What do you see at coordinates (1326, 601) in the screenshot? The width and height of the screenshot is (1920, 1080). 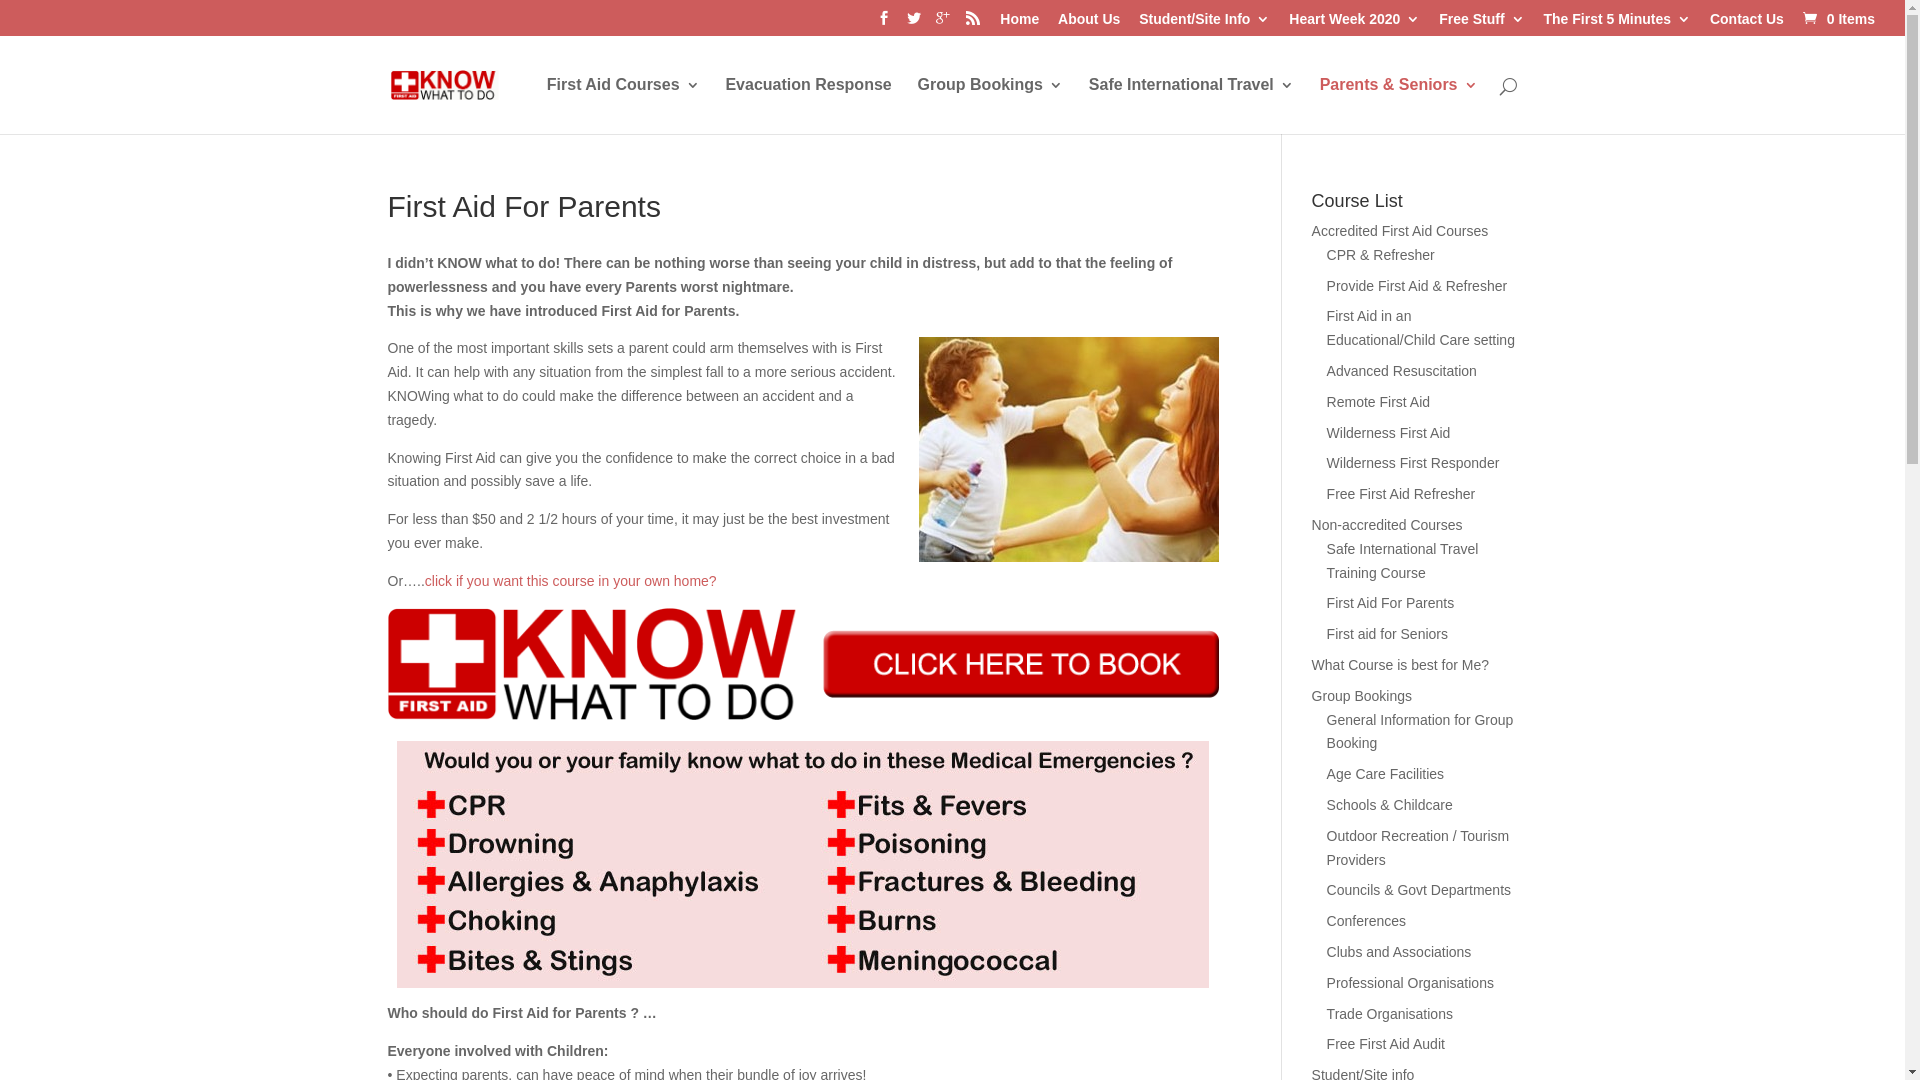 I see `'First Aid For Parents'` at bounding box center [1326, 601].